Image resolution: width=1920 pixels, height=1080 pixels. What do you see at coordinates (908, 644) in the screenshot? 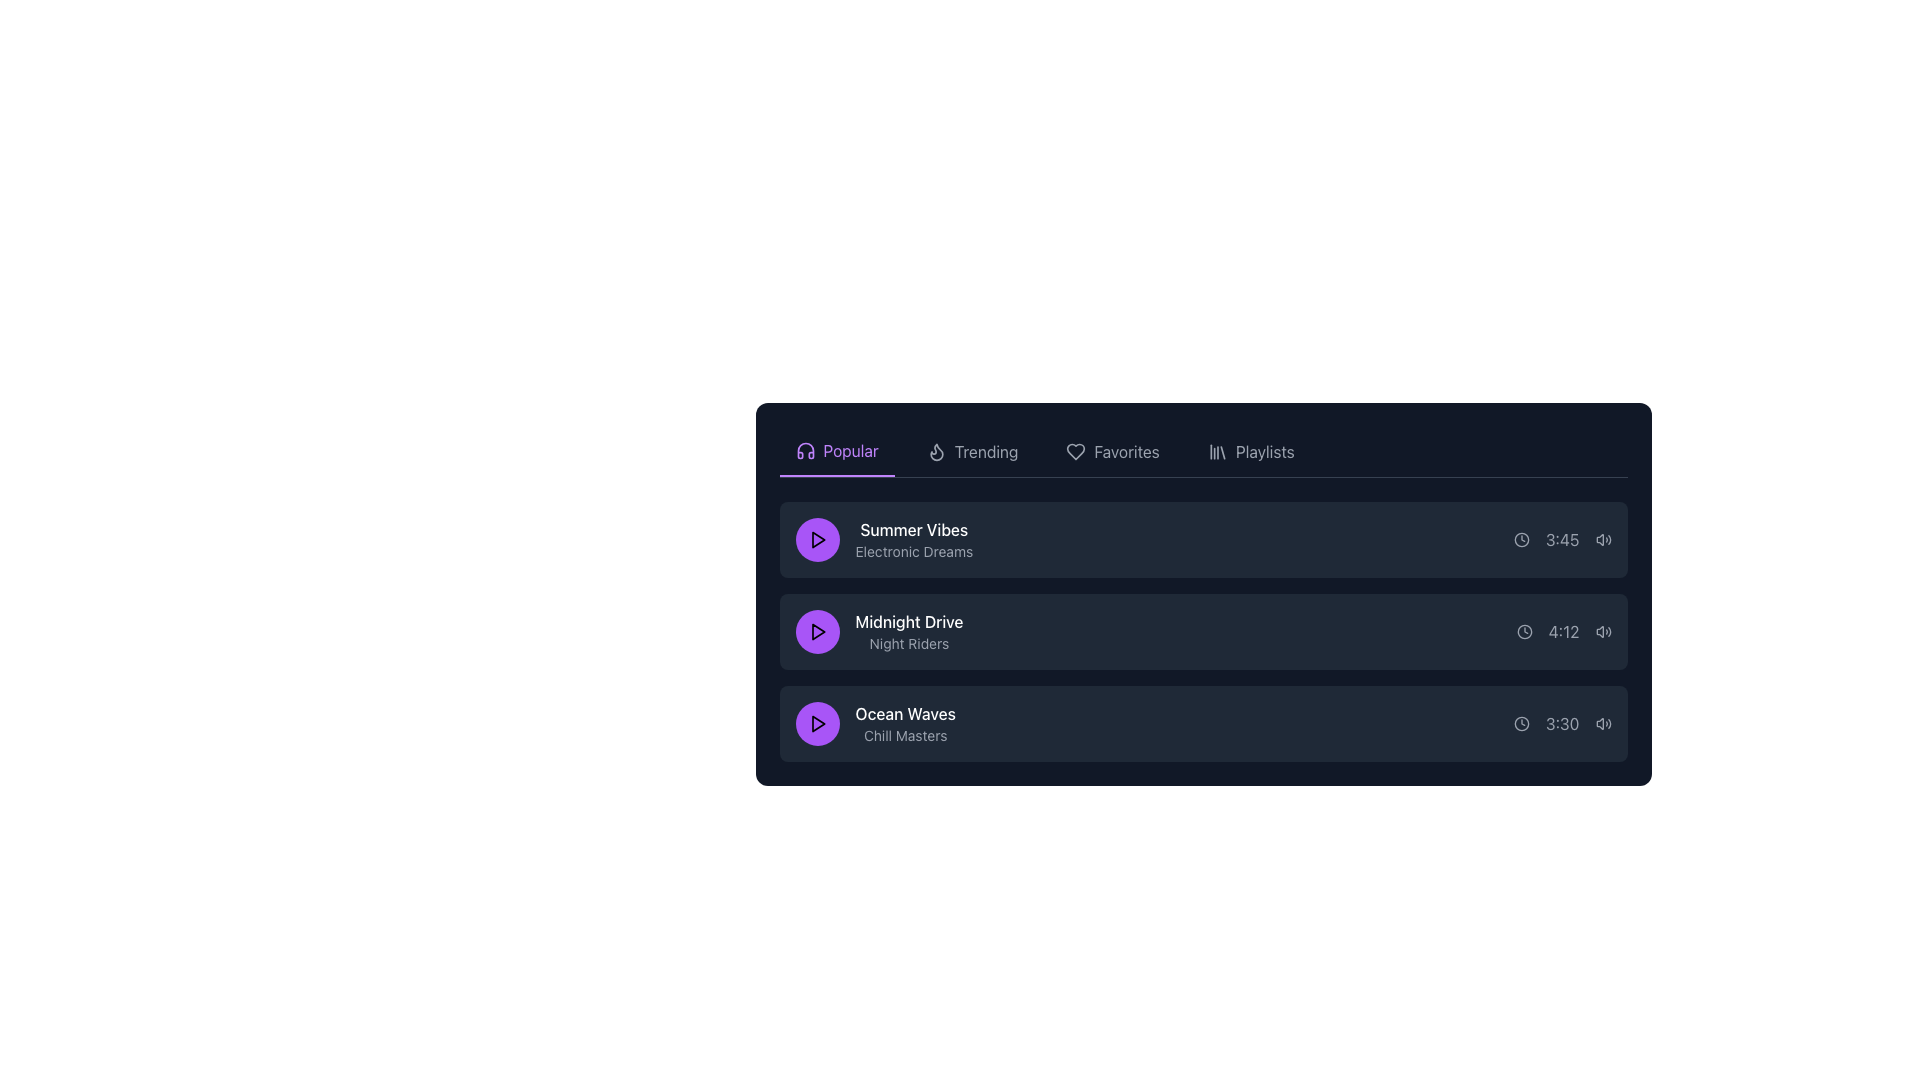
I see `the static text label providing additional descriptive information related to the 'Midnight Drive' playlist entry, located below the 'Midnight Drive' text within the second item of the playlist in the 'Popular' tab` at bounding box center [908, 644].